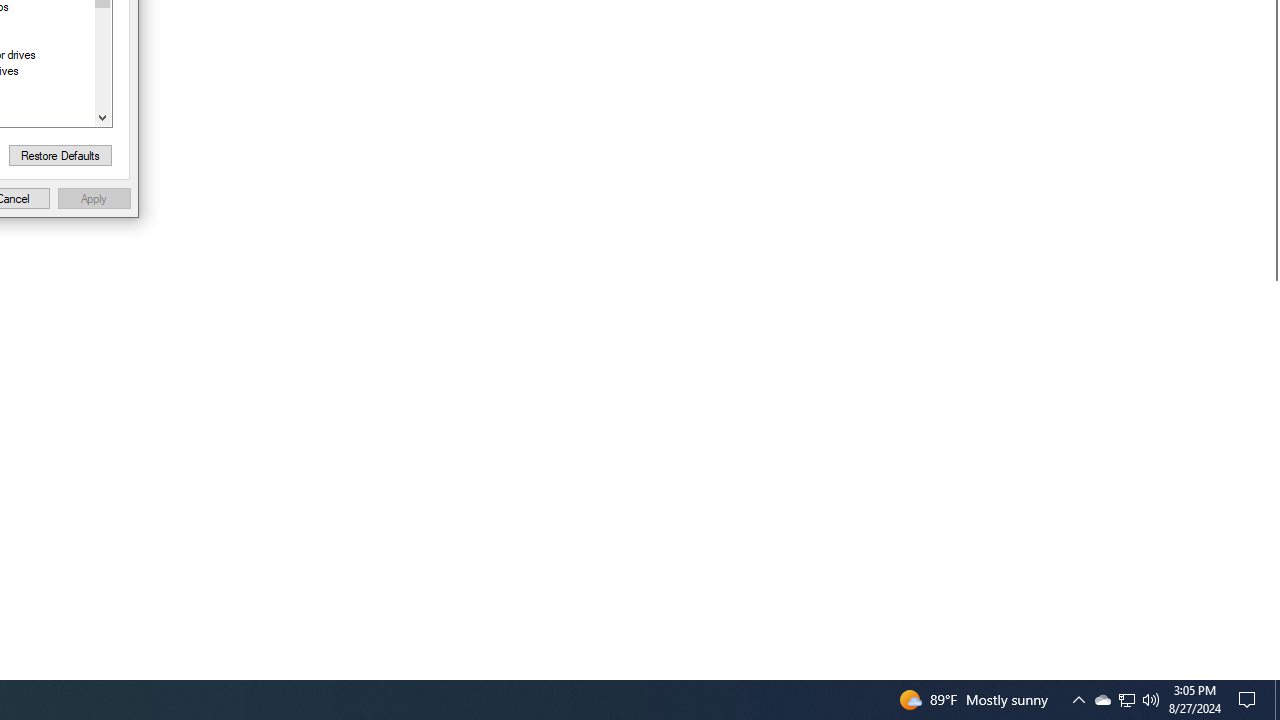  I want to click on 'Line down', so click(101, 117).